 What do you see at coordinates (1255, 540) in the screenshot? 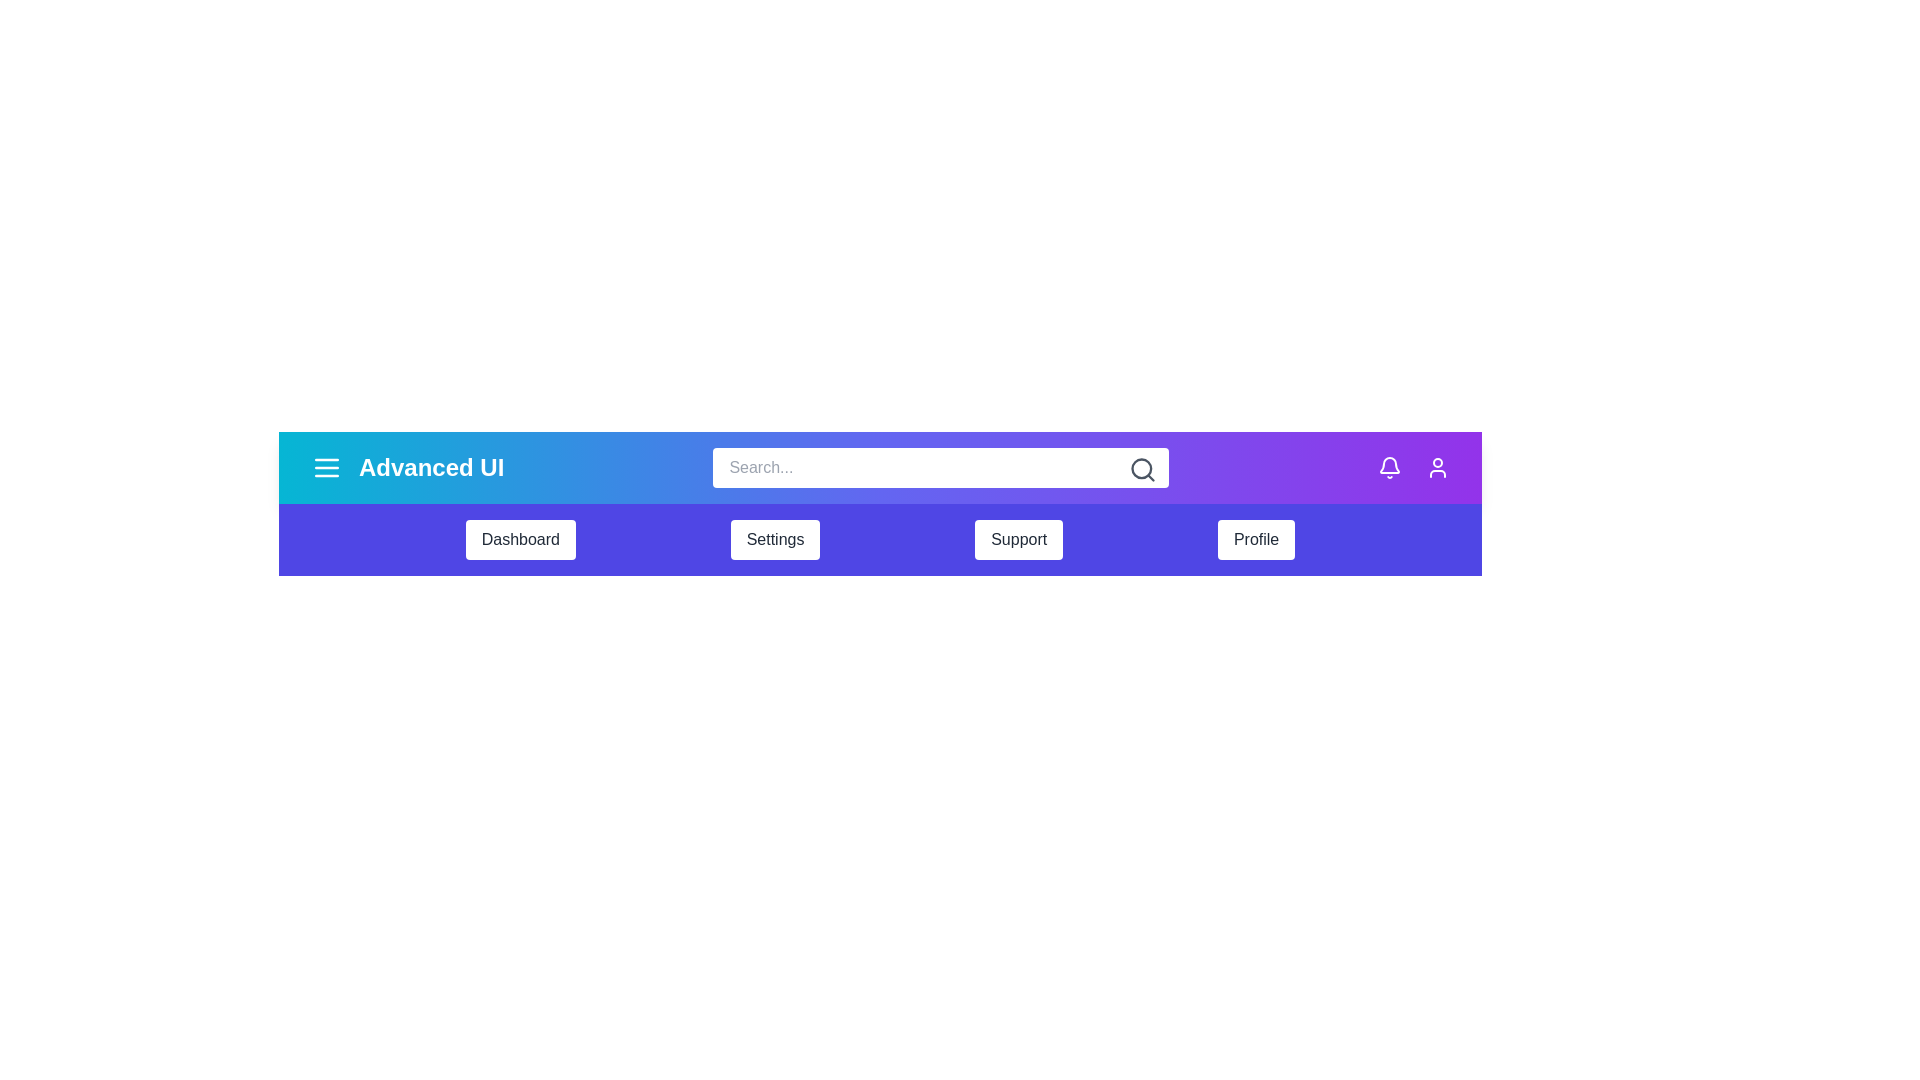
I see `the navigation item labeled Profile to see its hover effect` at bounding box center [1255, 540].